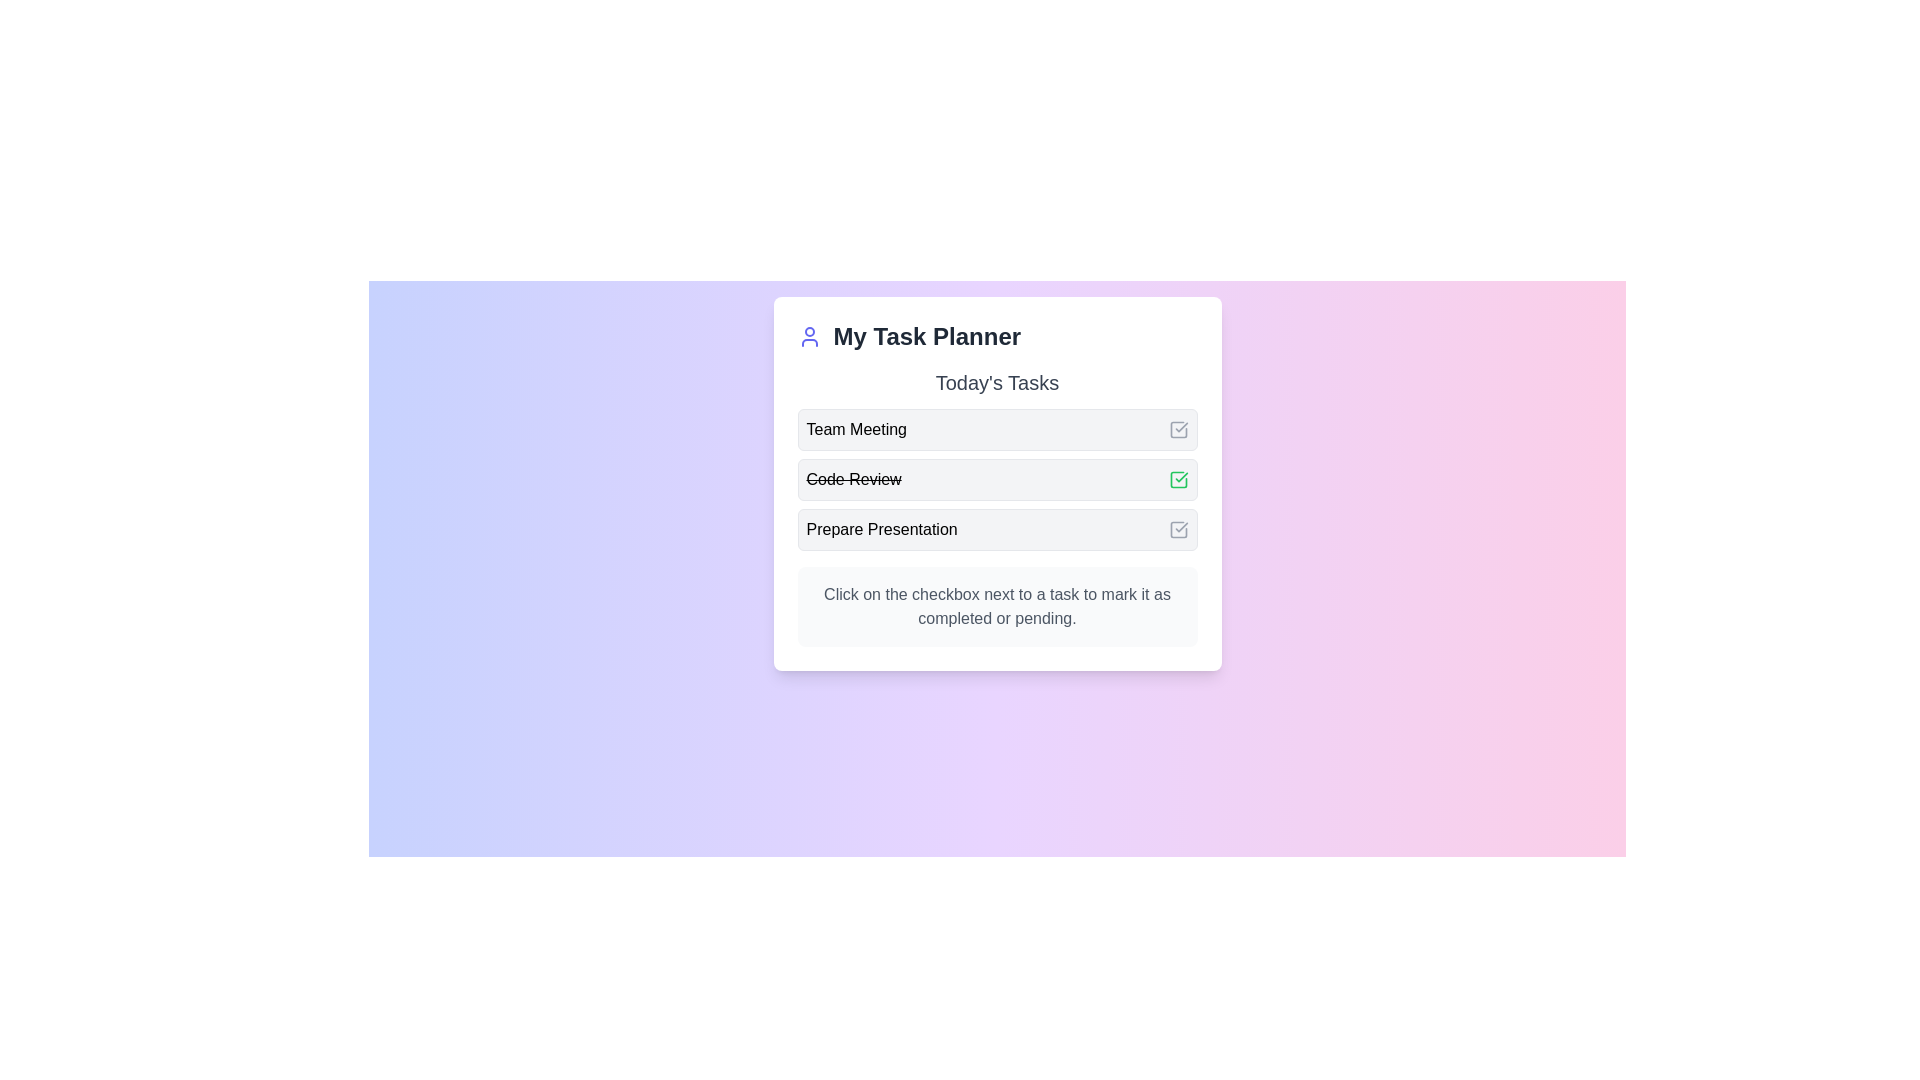 The width and height of the screenshot is (1920, 1080). What do you see at coordinates (1178, 479) in the screenshot?
I see `the interactive checkbox positioned to the right of the 'Code Review' task in the 'Today's Tasks' card` at bounding box center [1178, 479].